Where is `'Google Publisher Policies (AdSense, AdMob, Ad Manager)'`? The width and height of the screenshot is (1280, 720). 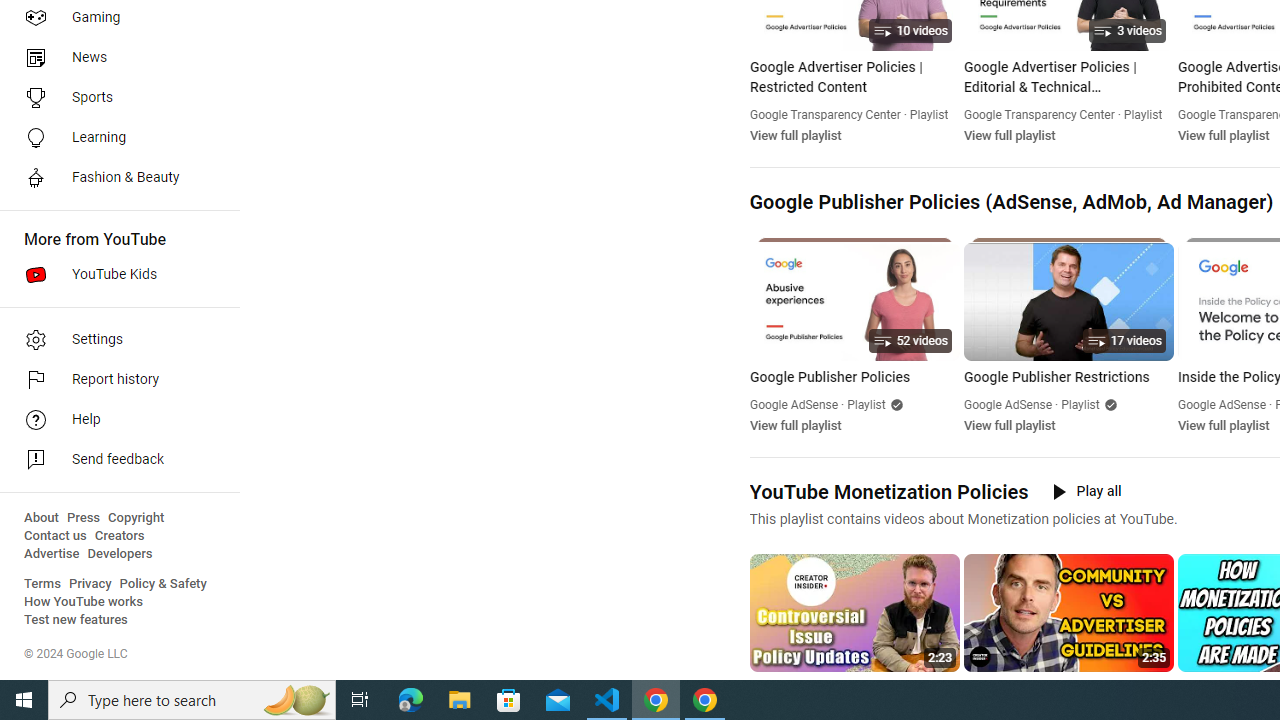
'Google Publisher Policies (AdSense, AdMob, Ad Manager)' is located at coordinates (1011, 201).